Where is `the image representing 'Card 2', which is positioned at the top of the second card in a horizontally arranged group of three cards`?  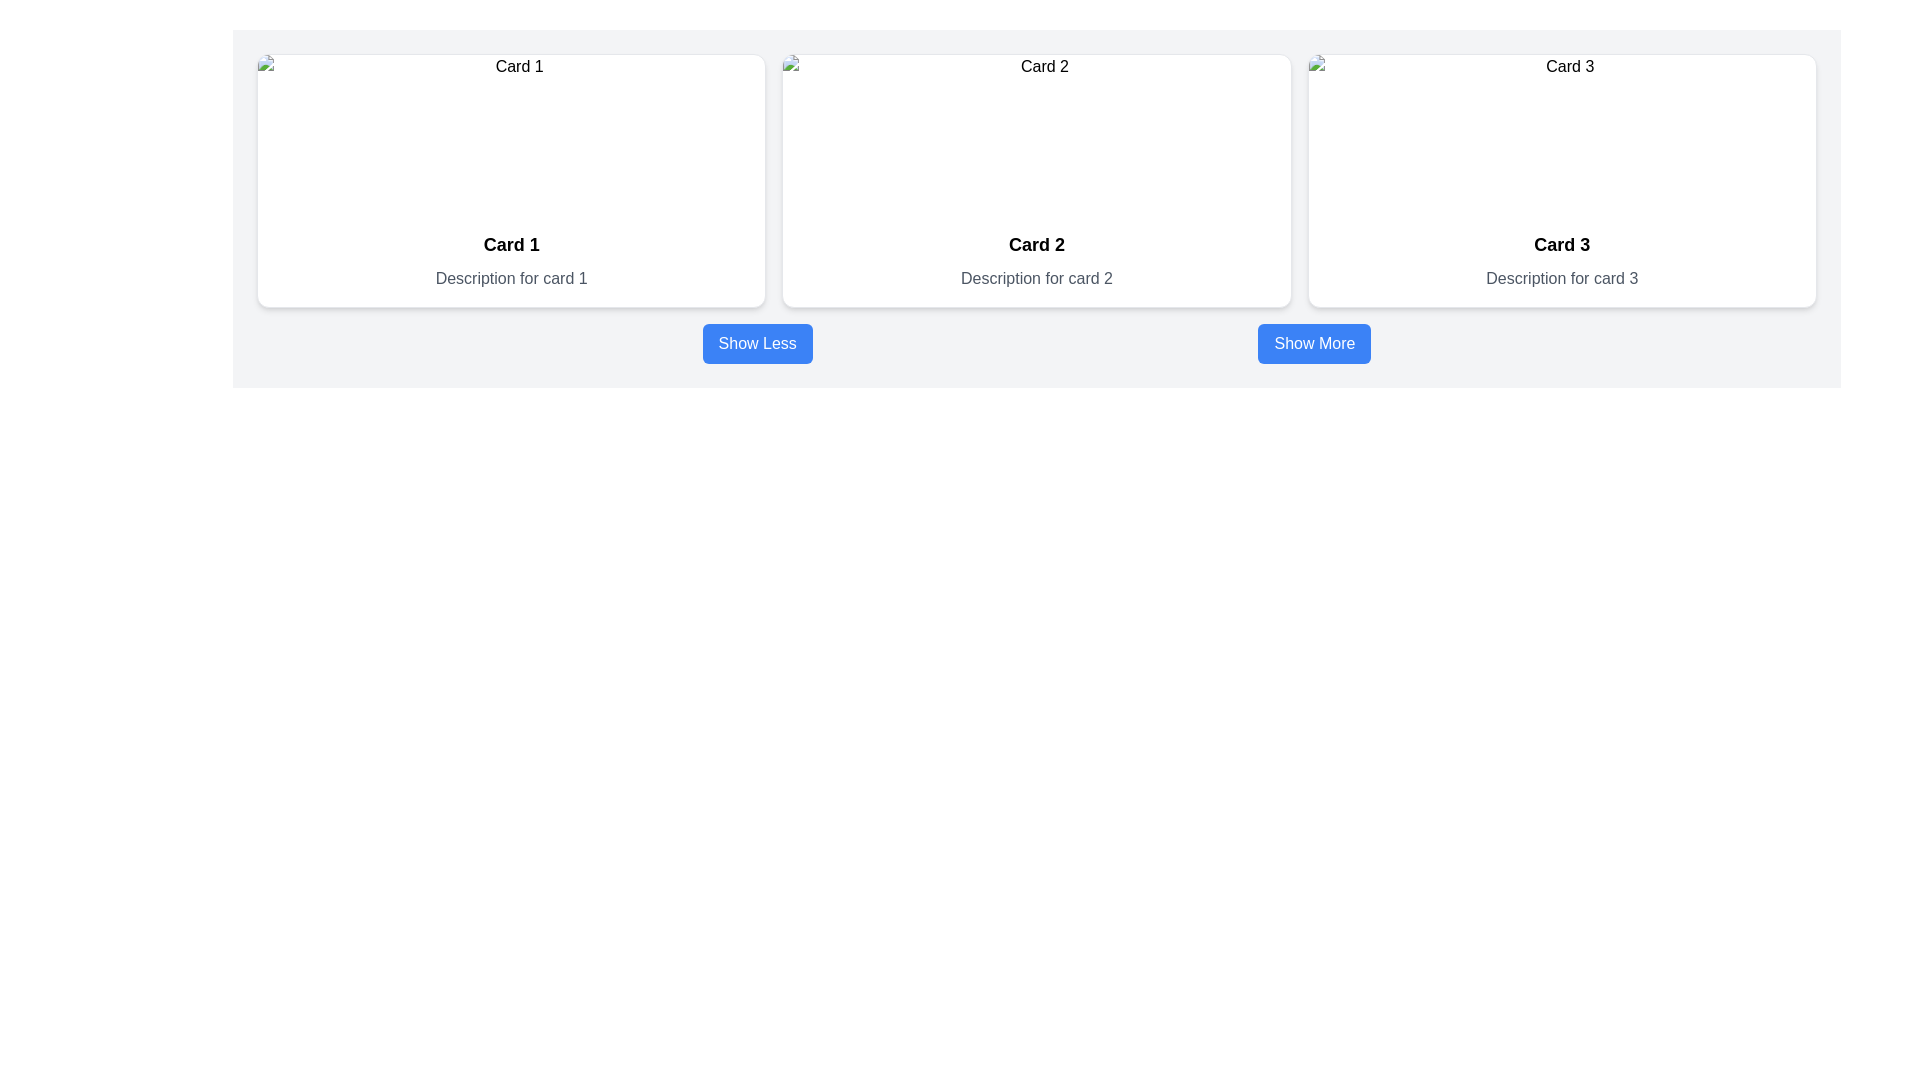
the image representing 'Card 2', which is positioned at the top of the second card in a horizontally arranged group of three cards is located at coordinates (1036, 135).